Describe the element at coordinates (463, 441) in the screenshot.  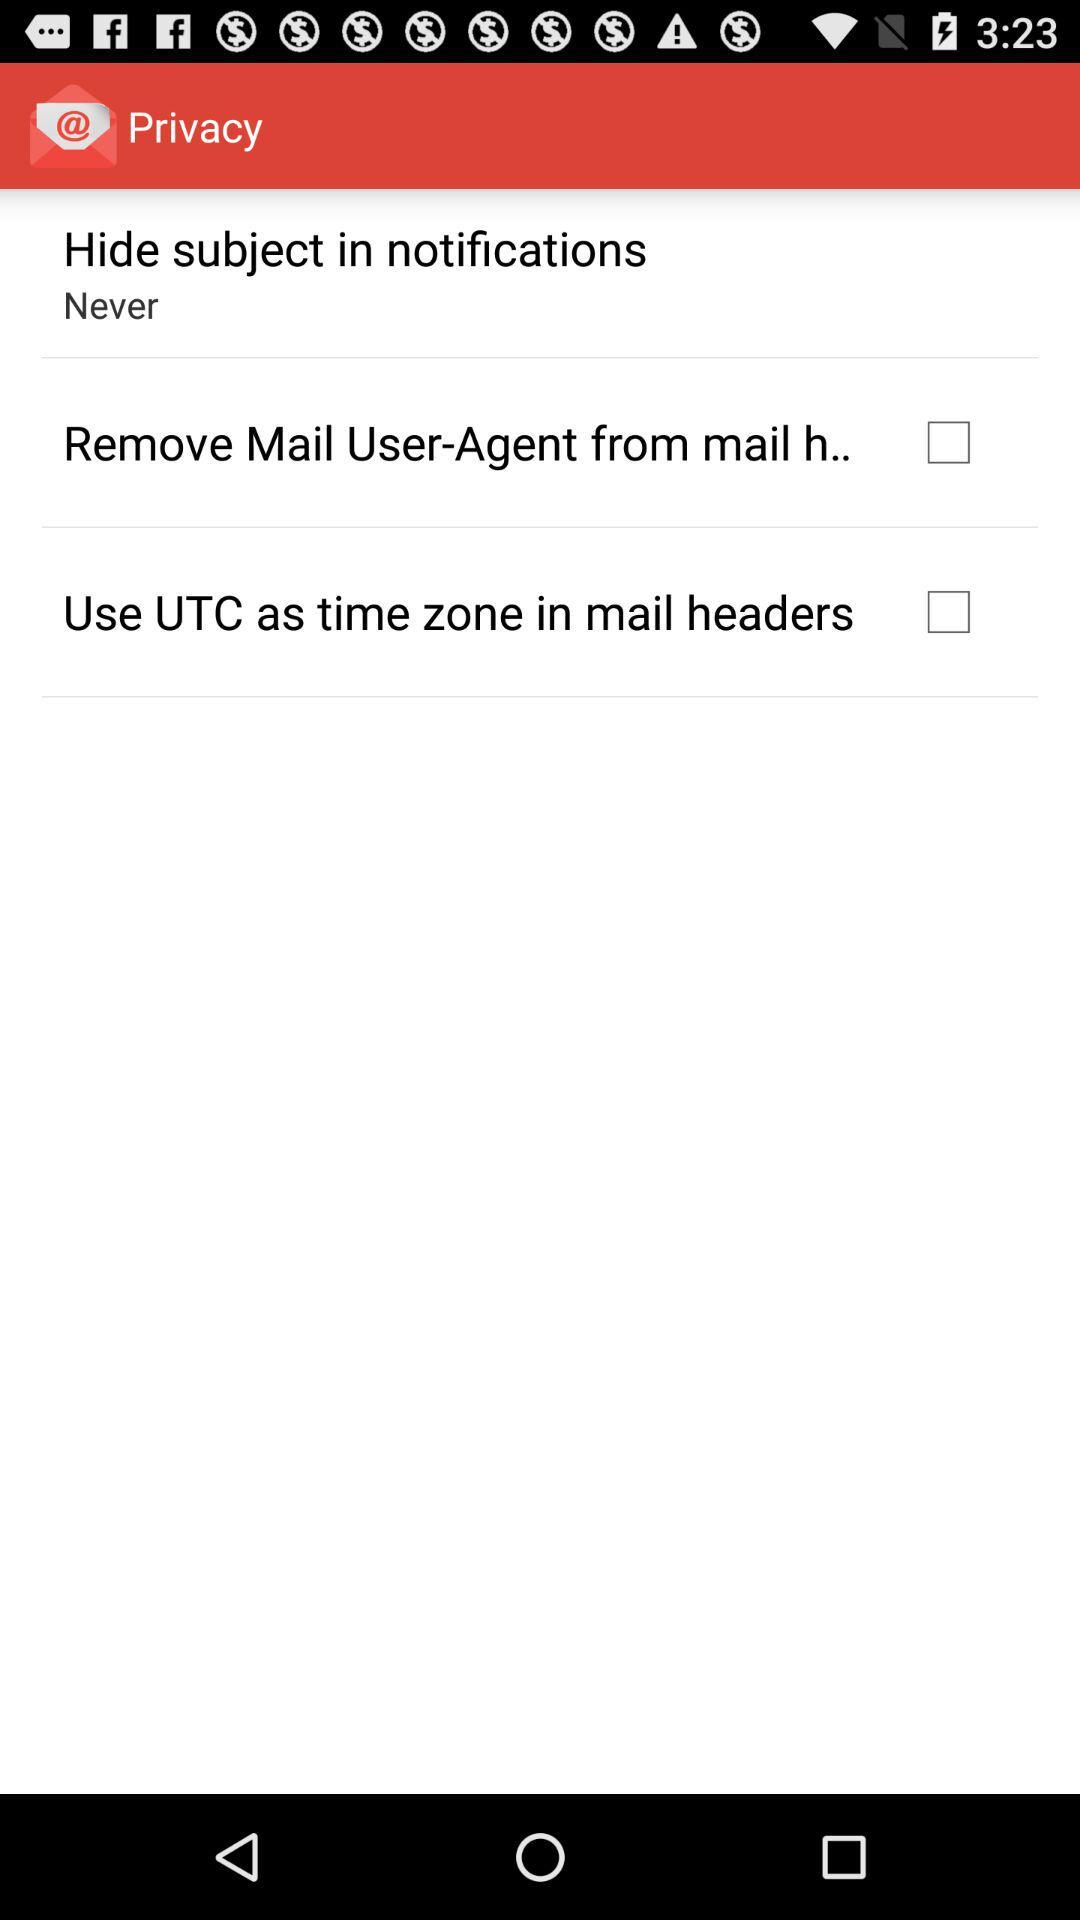
I see `remove mail user icon` at that location.